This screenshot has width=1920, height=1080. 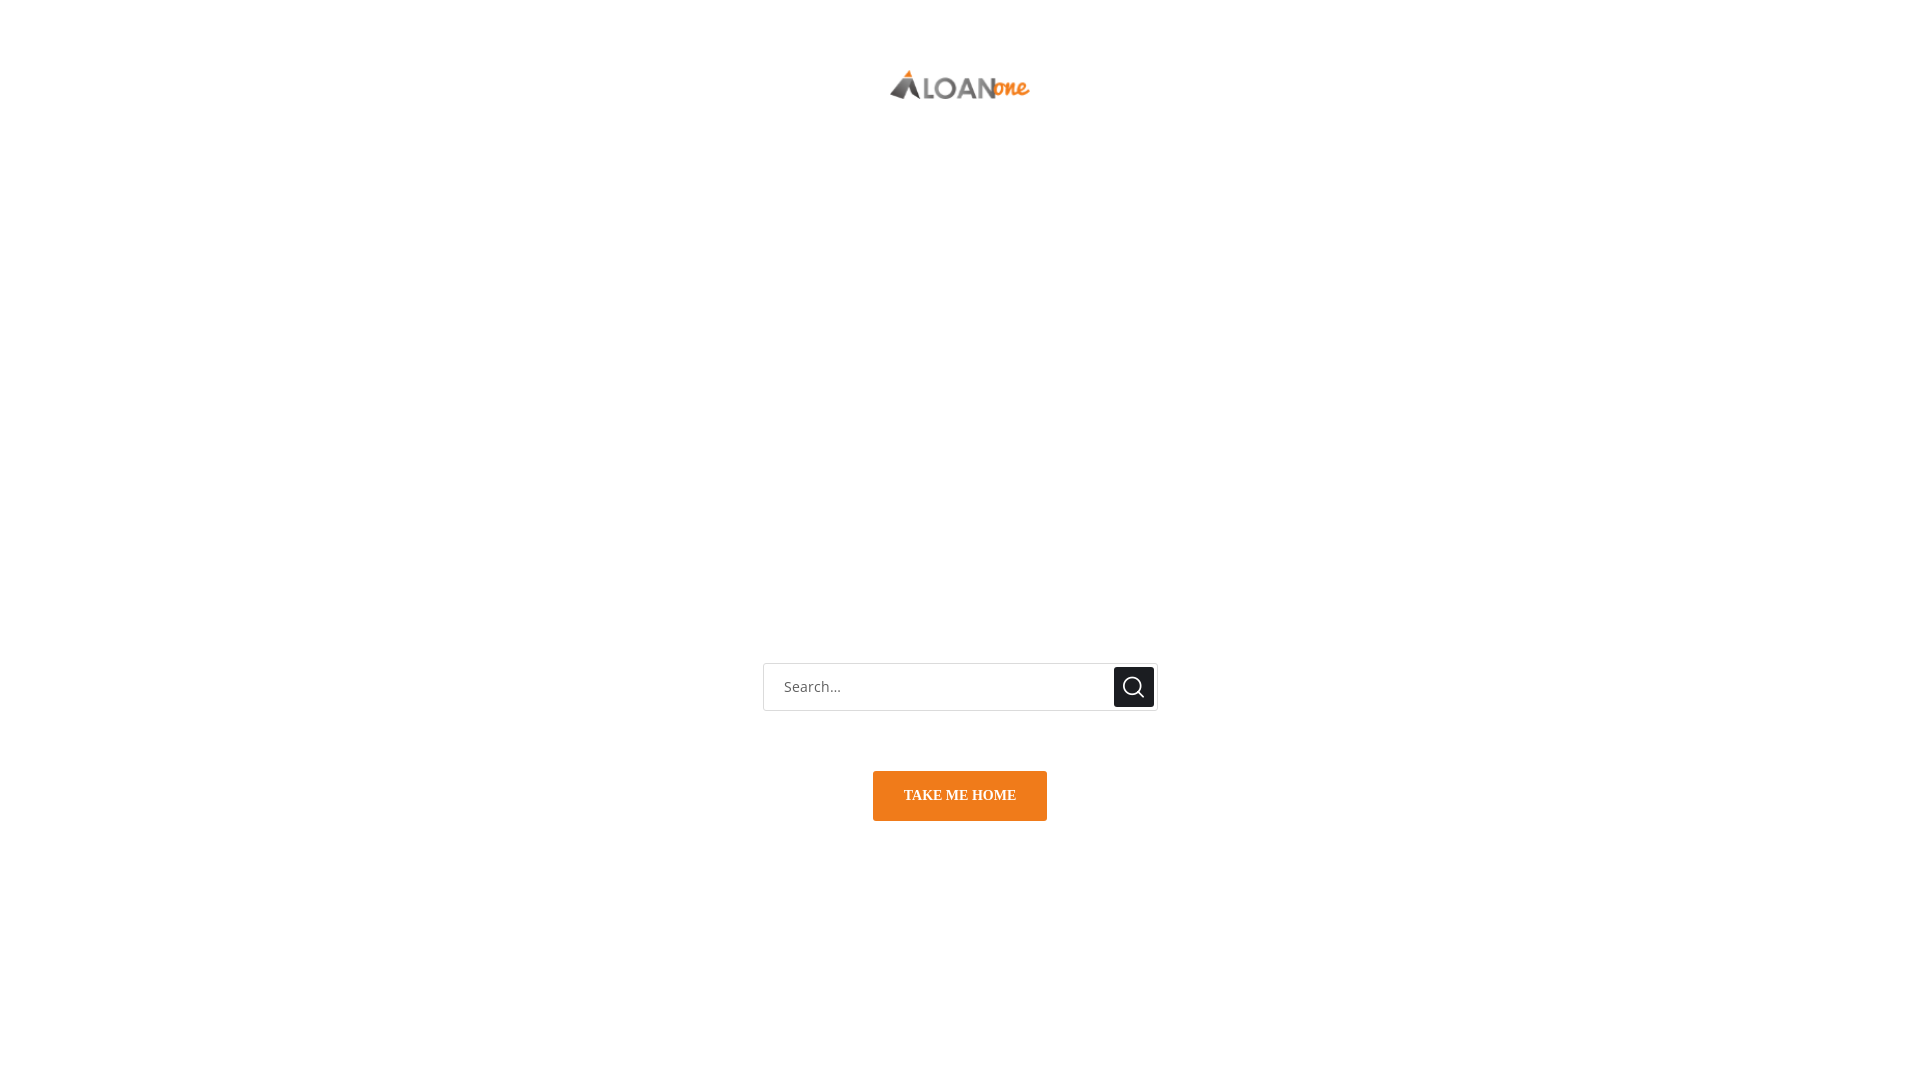 I want to click on 'TAKE ME HOME', so click(x=960, y=794).